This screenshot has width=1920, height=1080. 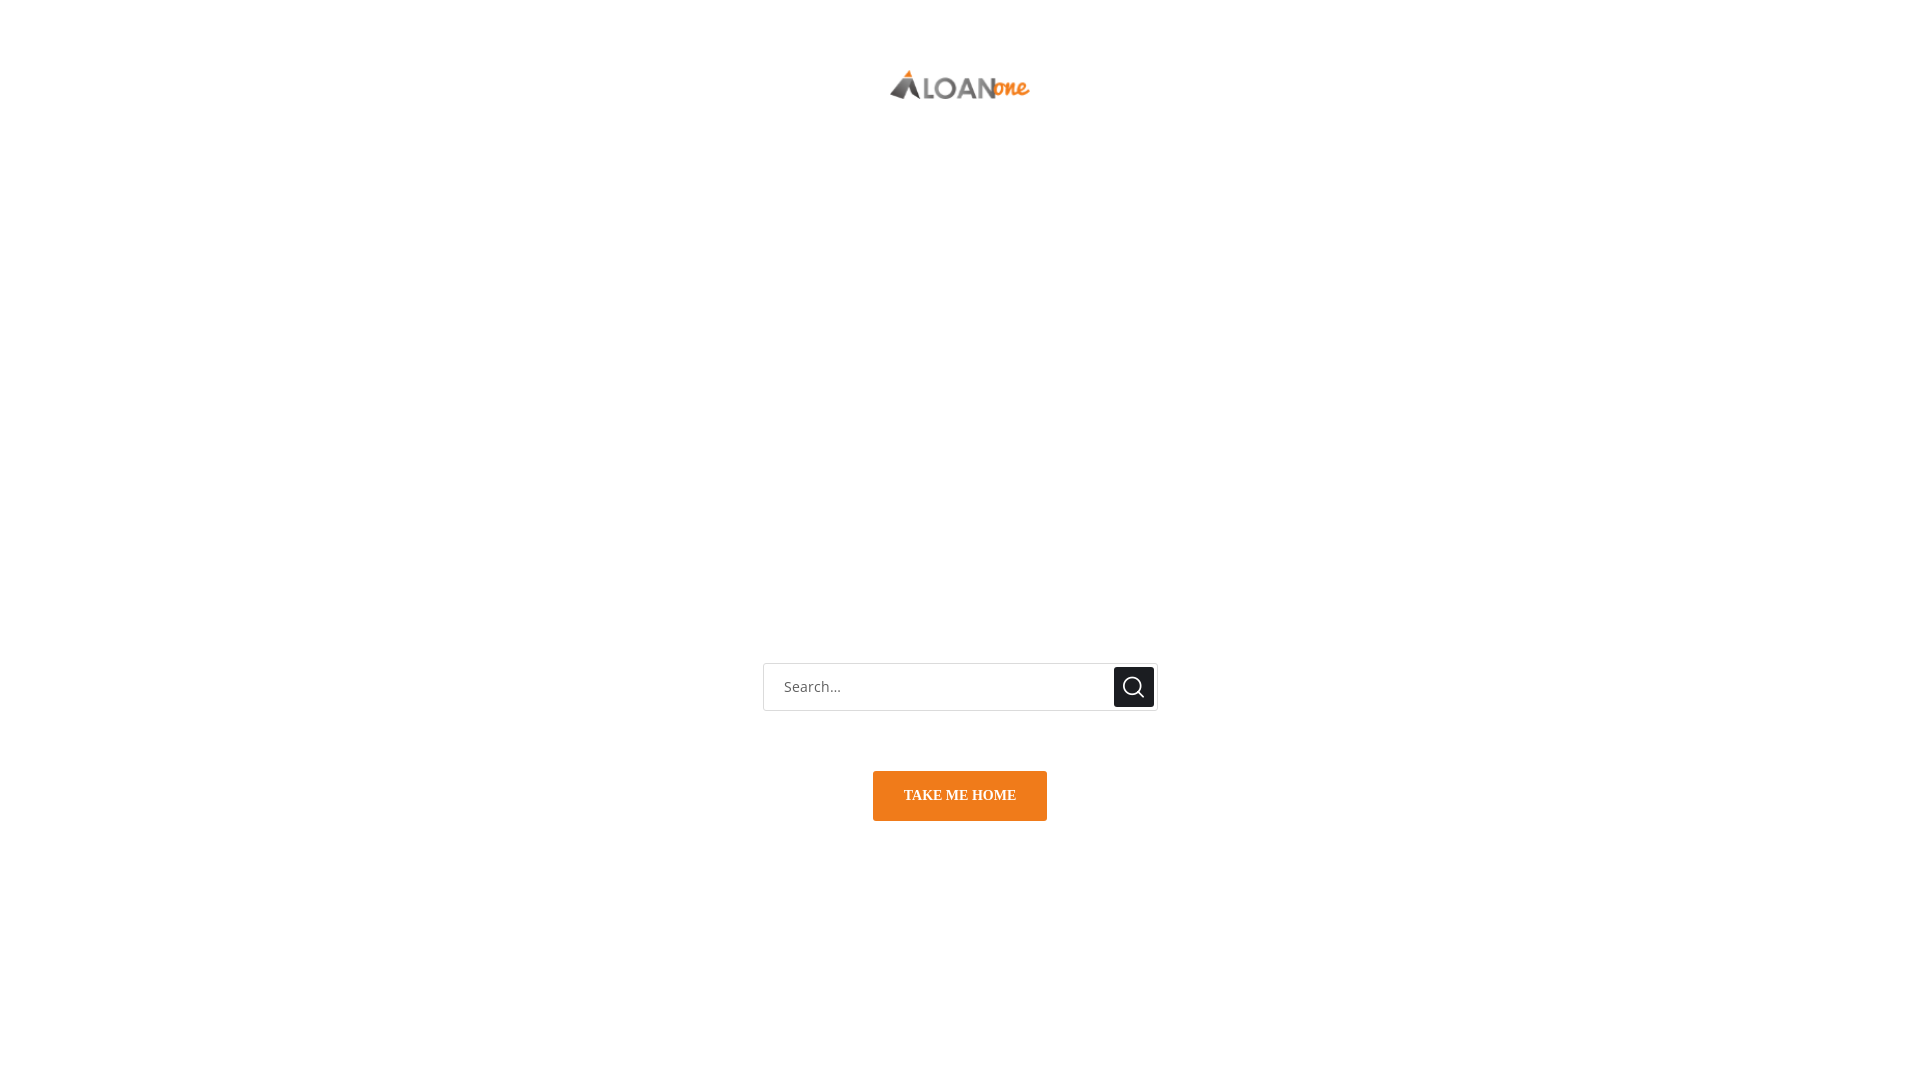 I want to click on 'TAKE ME HOME', so click(x=960, y=794).